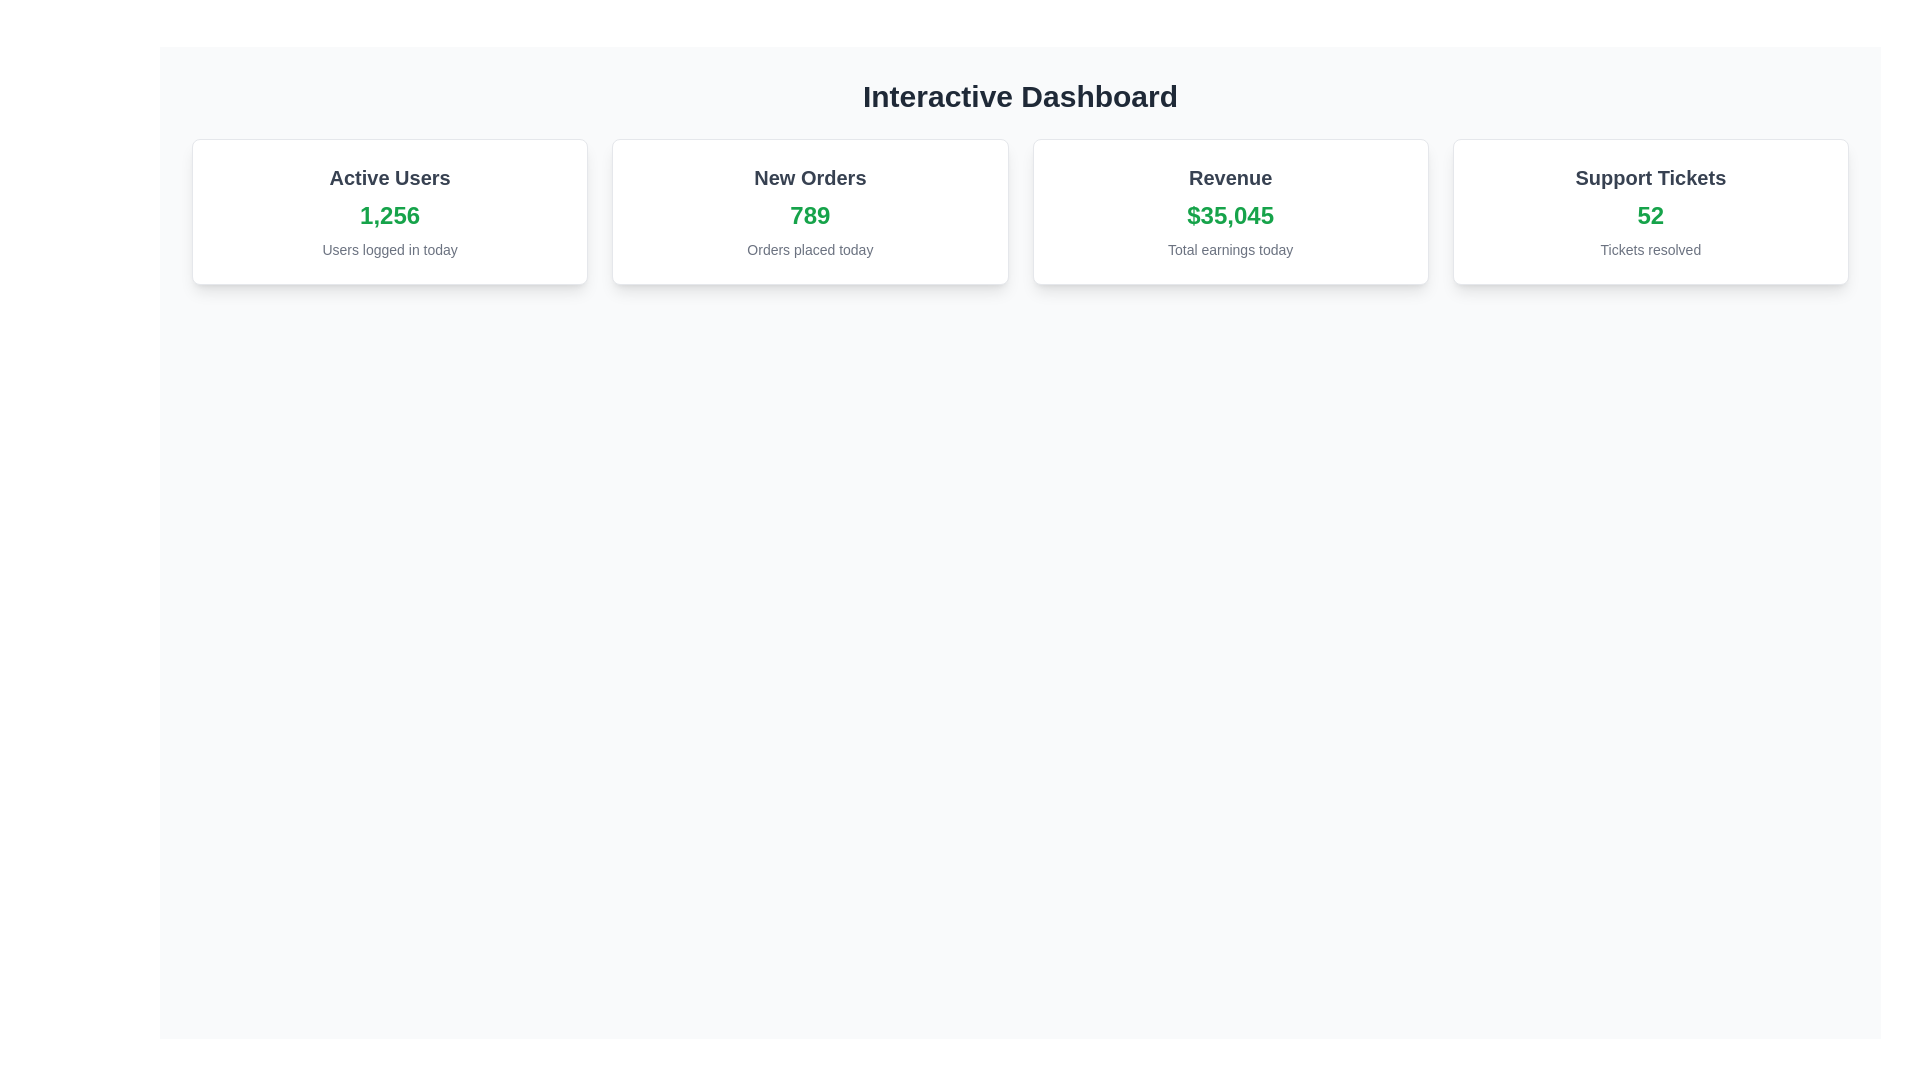 This screenshot has width=1920, height=1080. What do you see at coordinates (1229, 216) in the screenshot?
I see `the static text element displaying the monetary amount "$35,045", which is styled in a large, bold green font, located between the heading "Revenue" and the description "Total earnings today"` at bounding box center [1229, 216].